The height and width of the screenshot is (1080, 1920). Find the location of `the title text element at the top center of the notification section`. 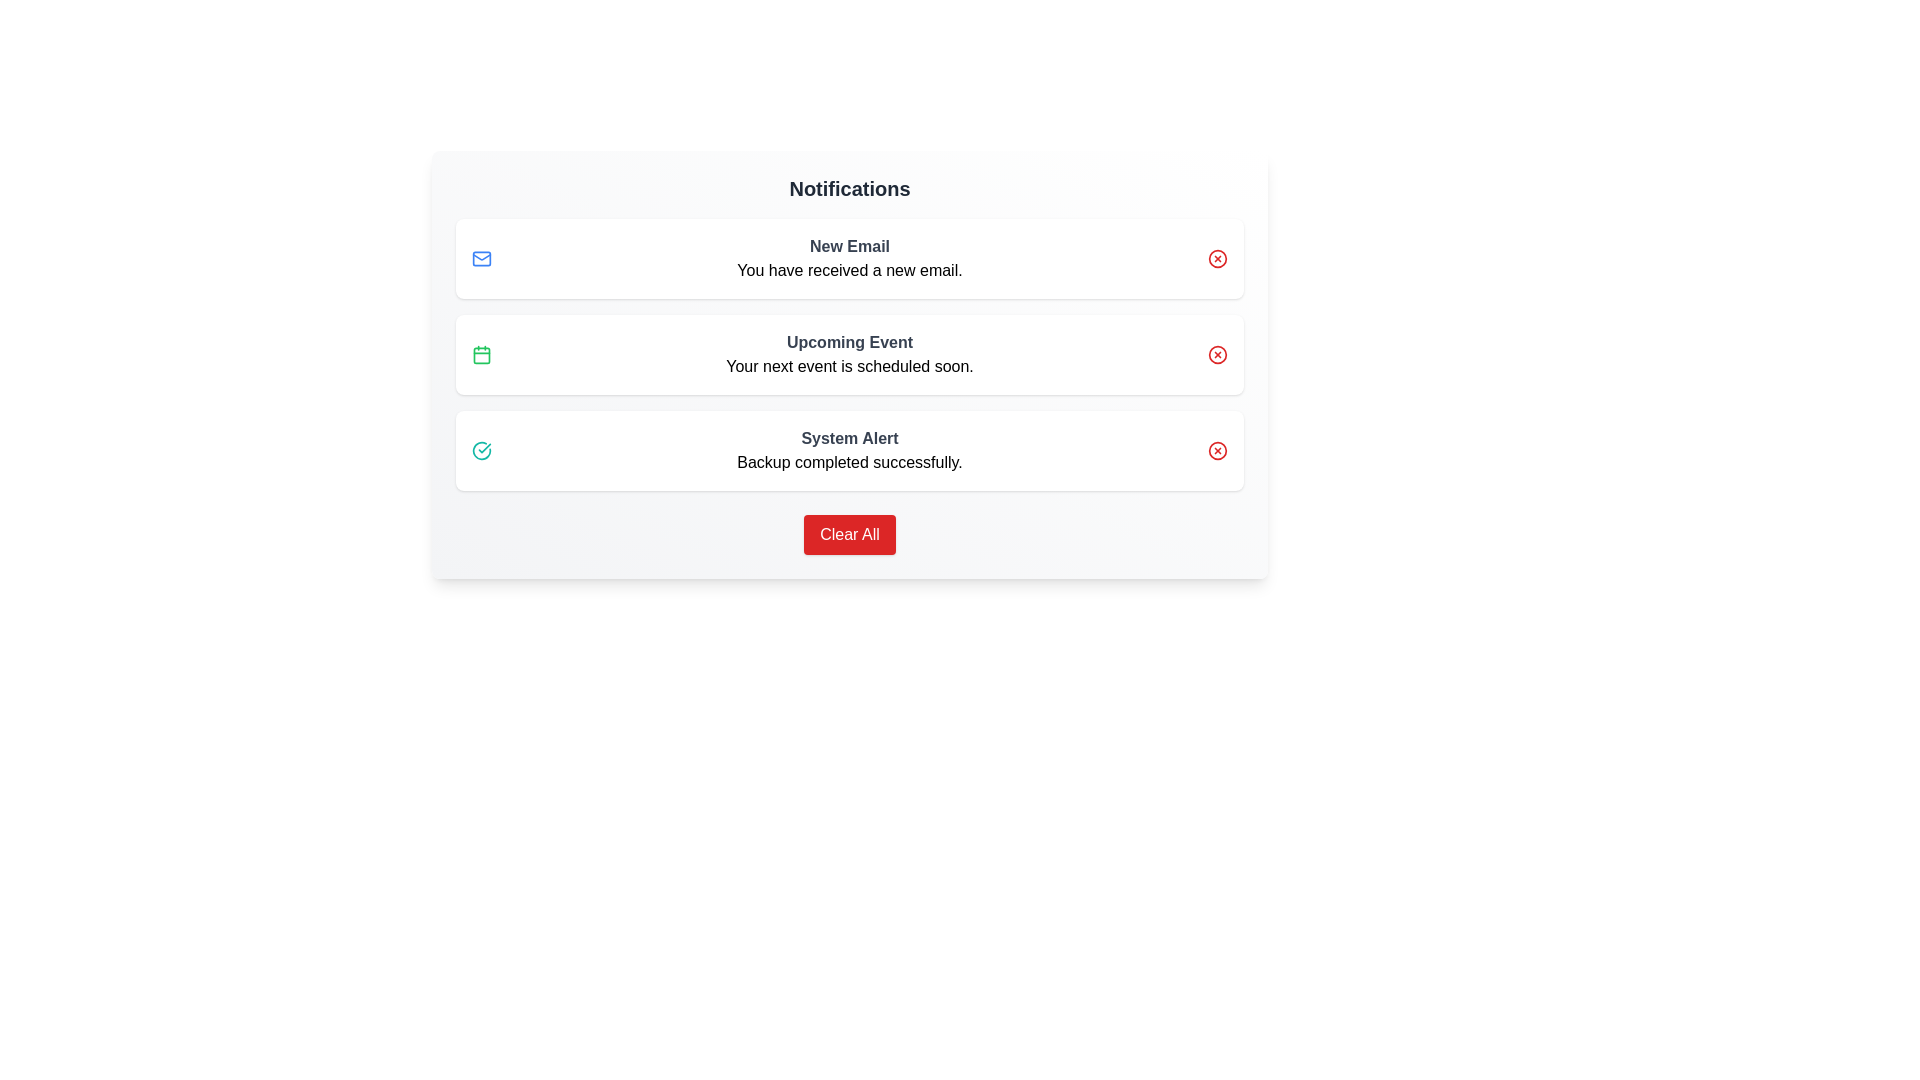

the title text element at the top center of the notification section is located at coordinates (849, 189).